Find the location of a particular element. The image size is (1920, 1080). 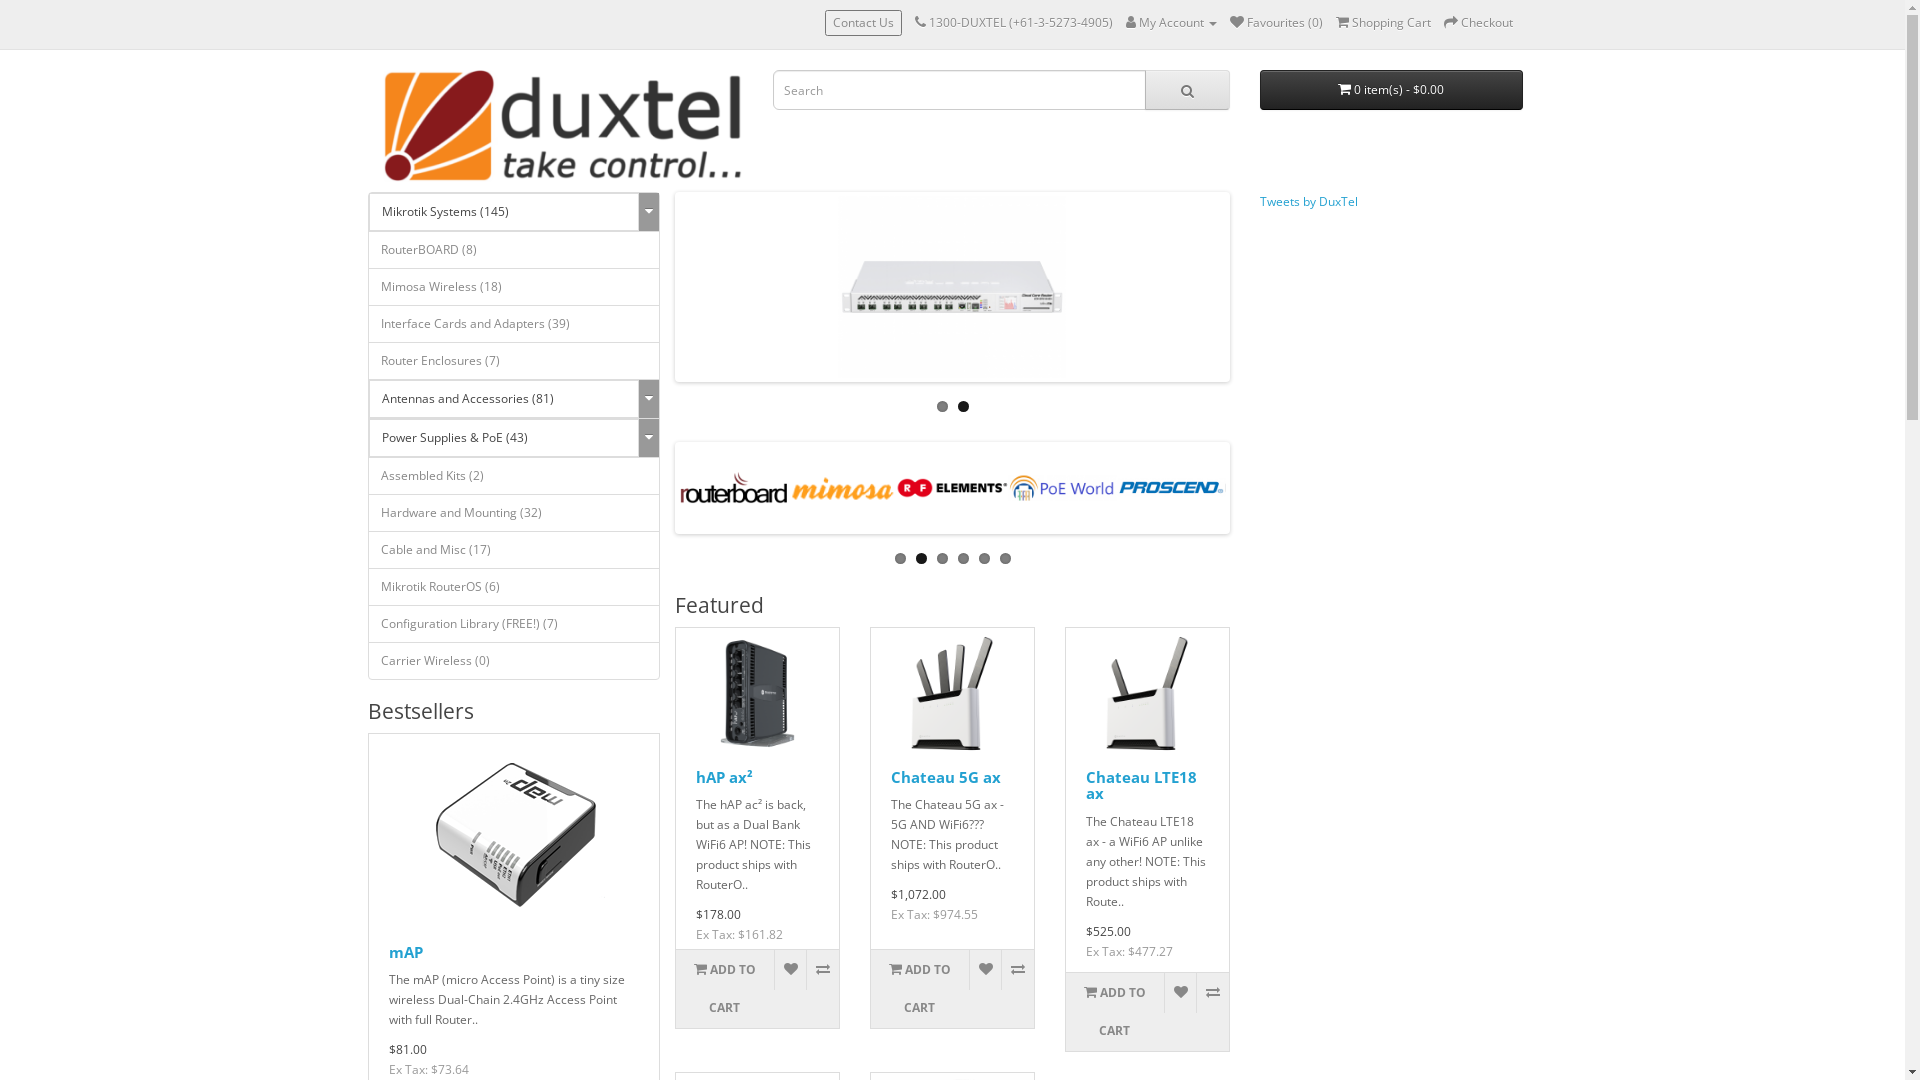

'Mikrotik RouterOS (6)' is located at coordinates (514, 585).